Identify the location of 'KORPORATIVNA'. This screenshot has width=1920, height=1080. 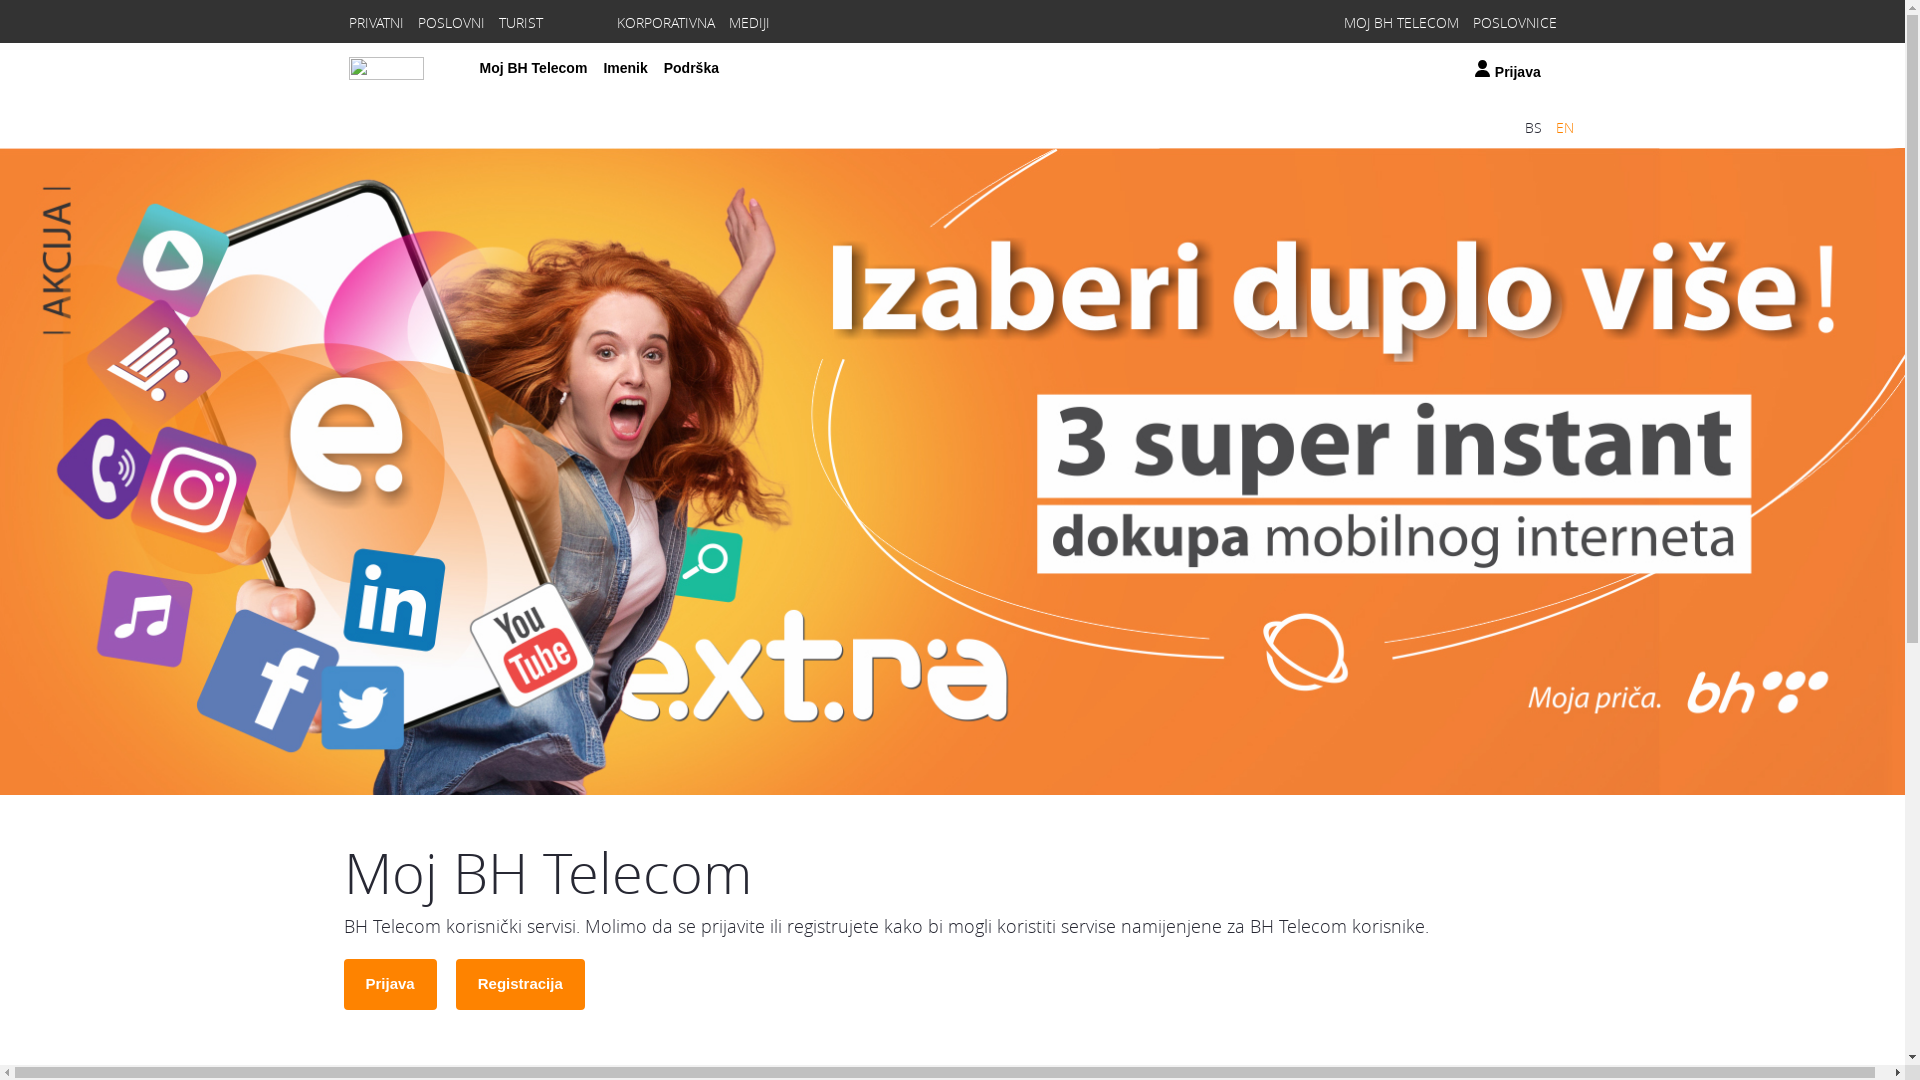
(665, 22).